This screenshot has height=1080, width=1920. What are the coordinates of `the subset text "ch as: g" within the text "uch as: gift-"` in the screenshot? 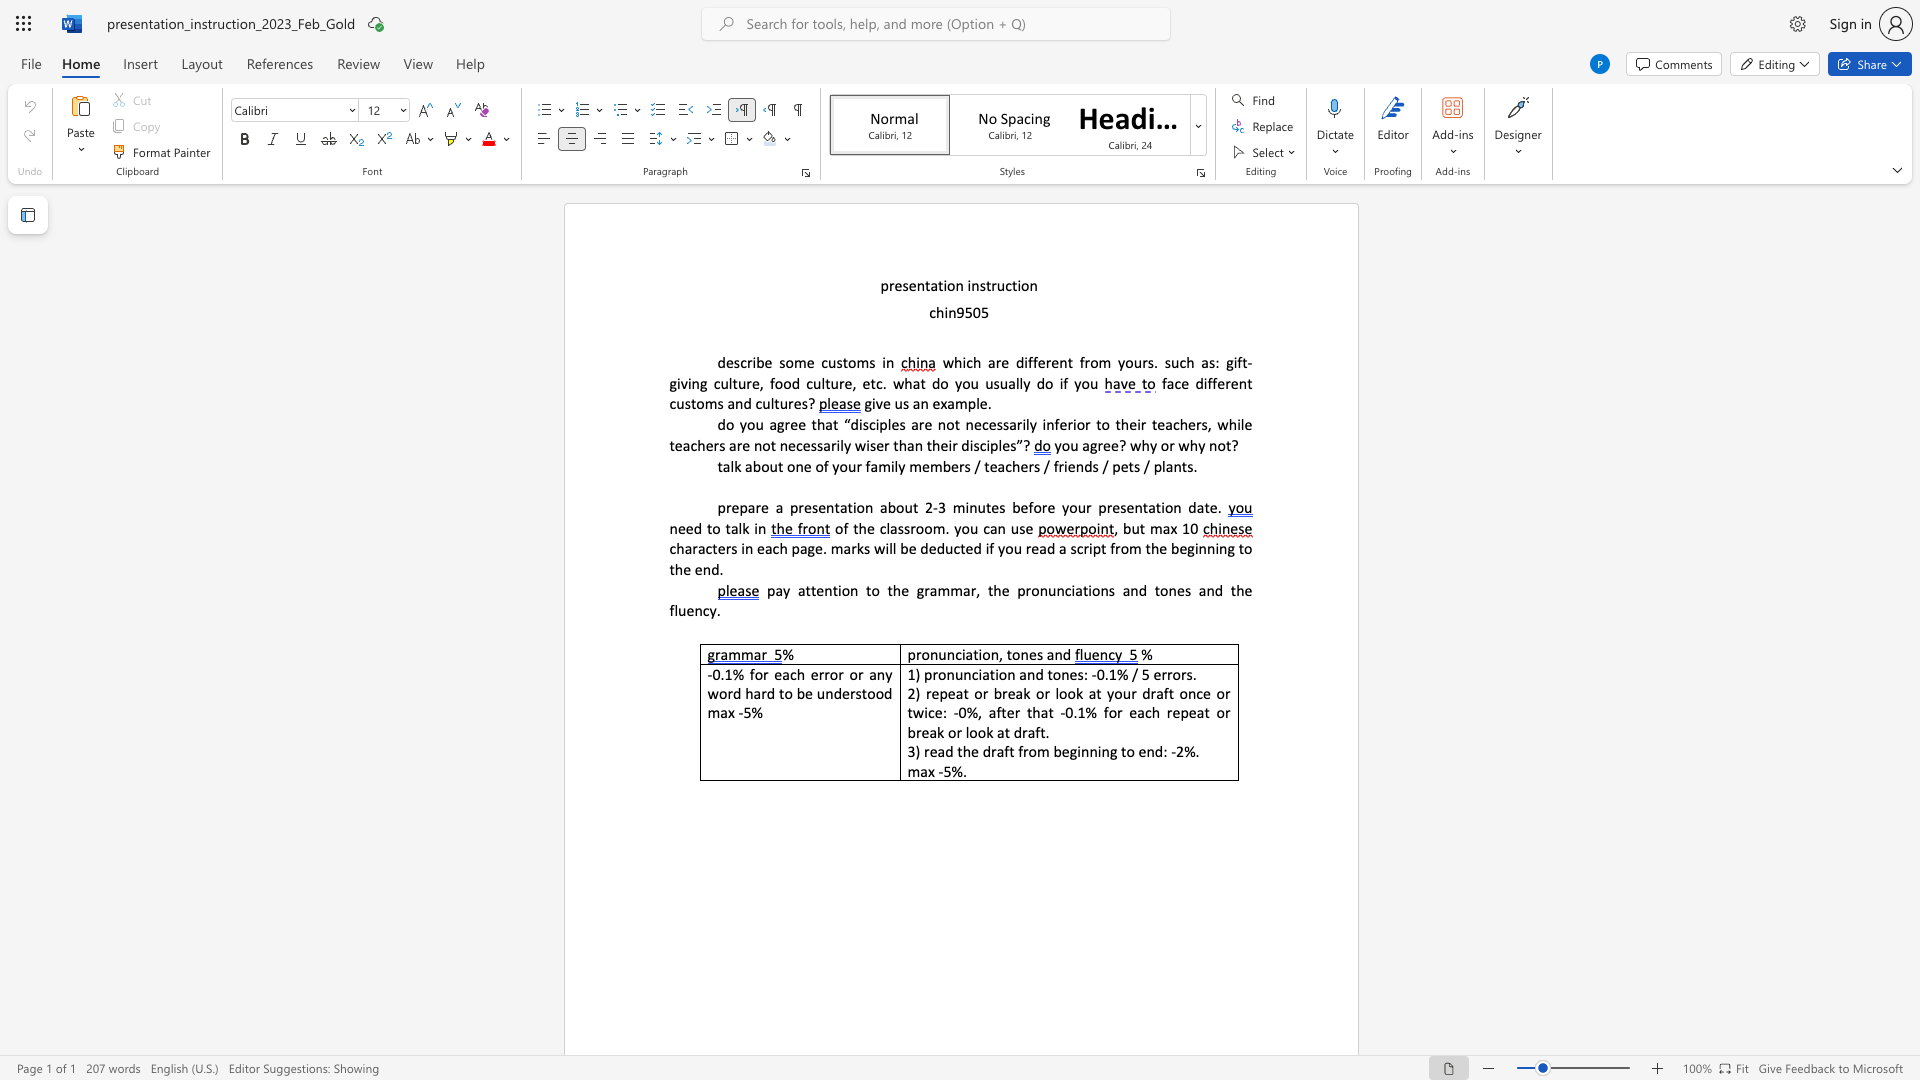 It's located at (1179, 362).